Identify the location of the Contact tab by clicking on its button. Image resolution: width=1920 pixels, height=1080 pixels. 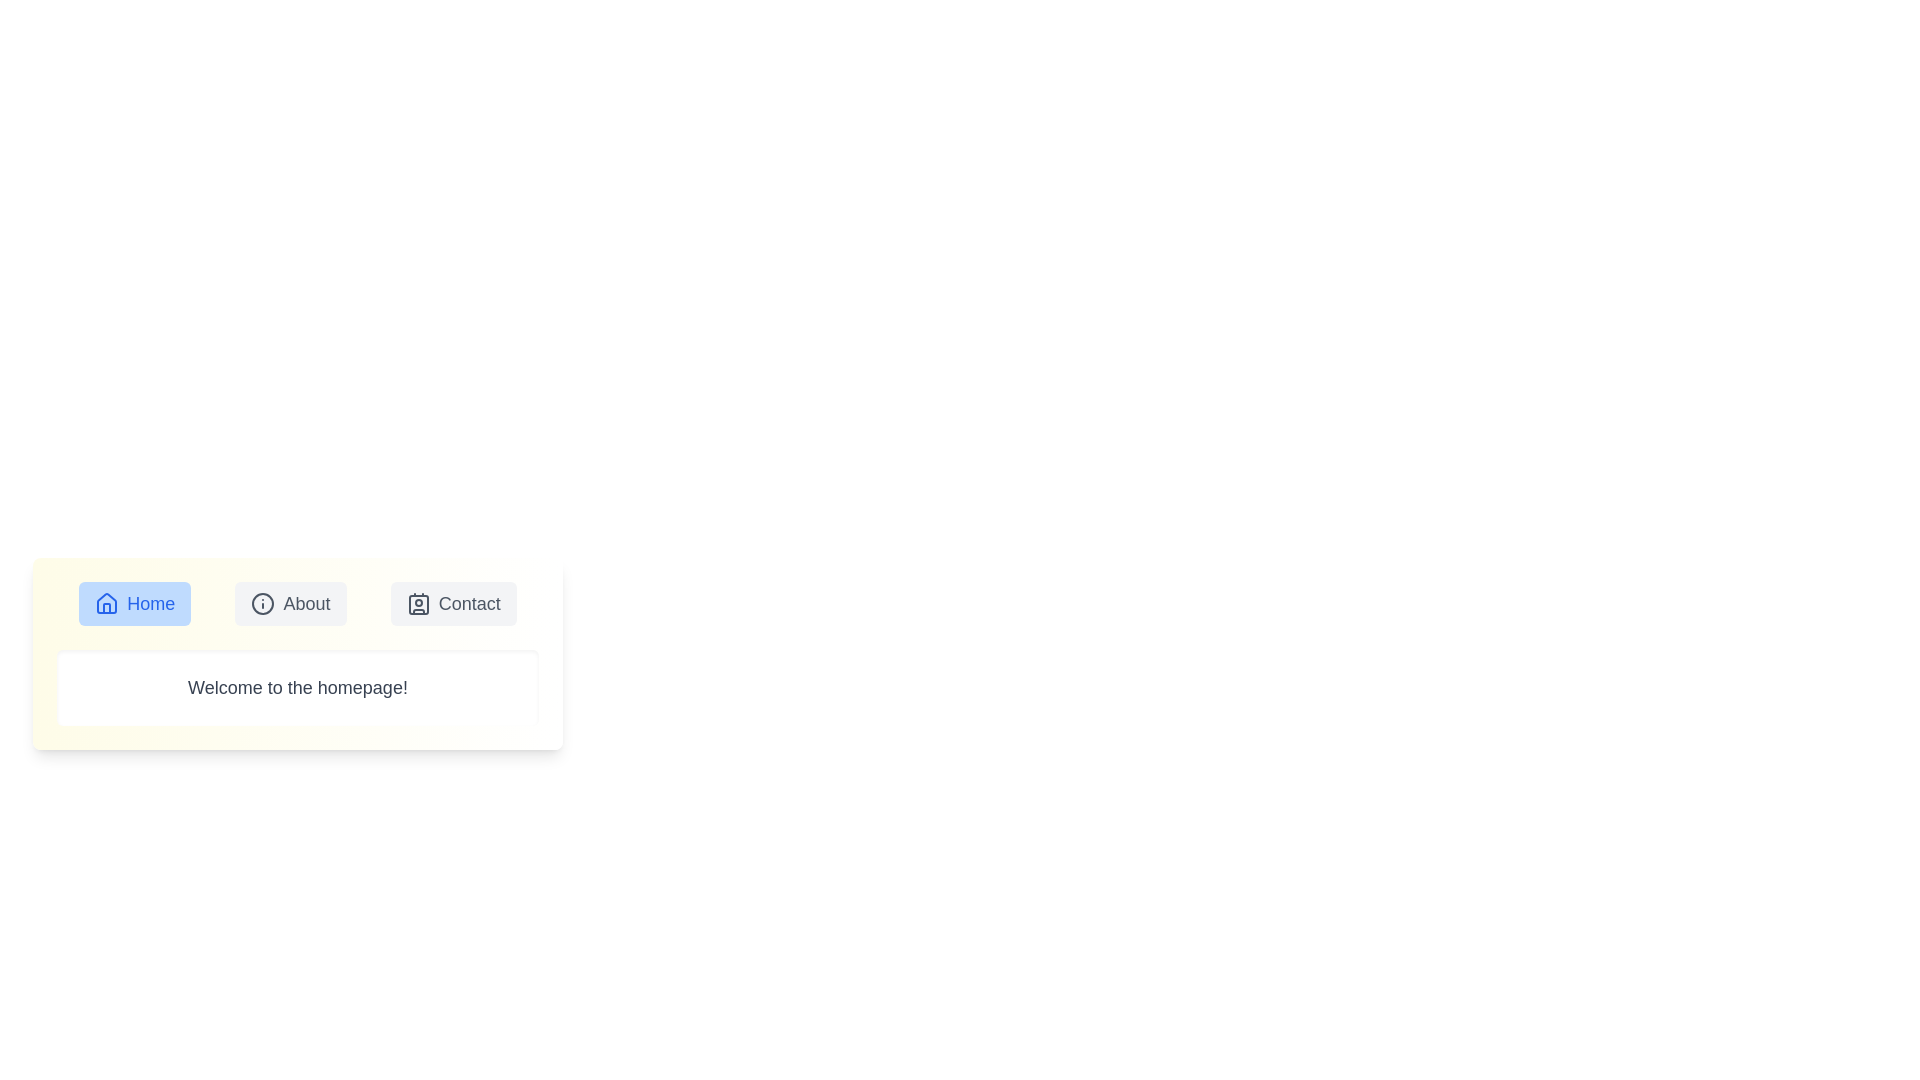
(453, 603).